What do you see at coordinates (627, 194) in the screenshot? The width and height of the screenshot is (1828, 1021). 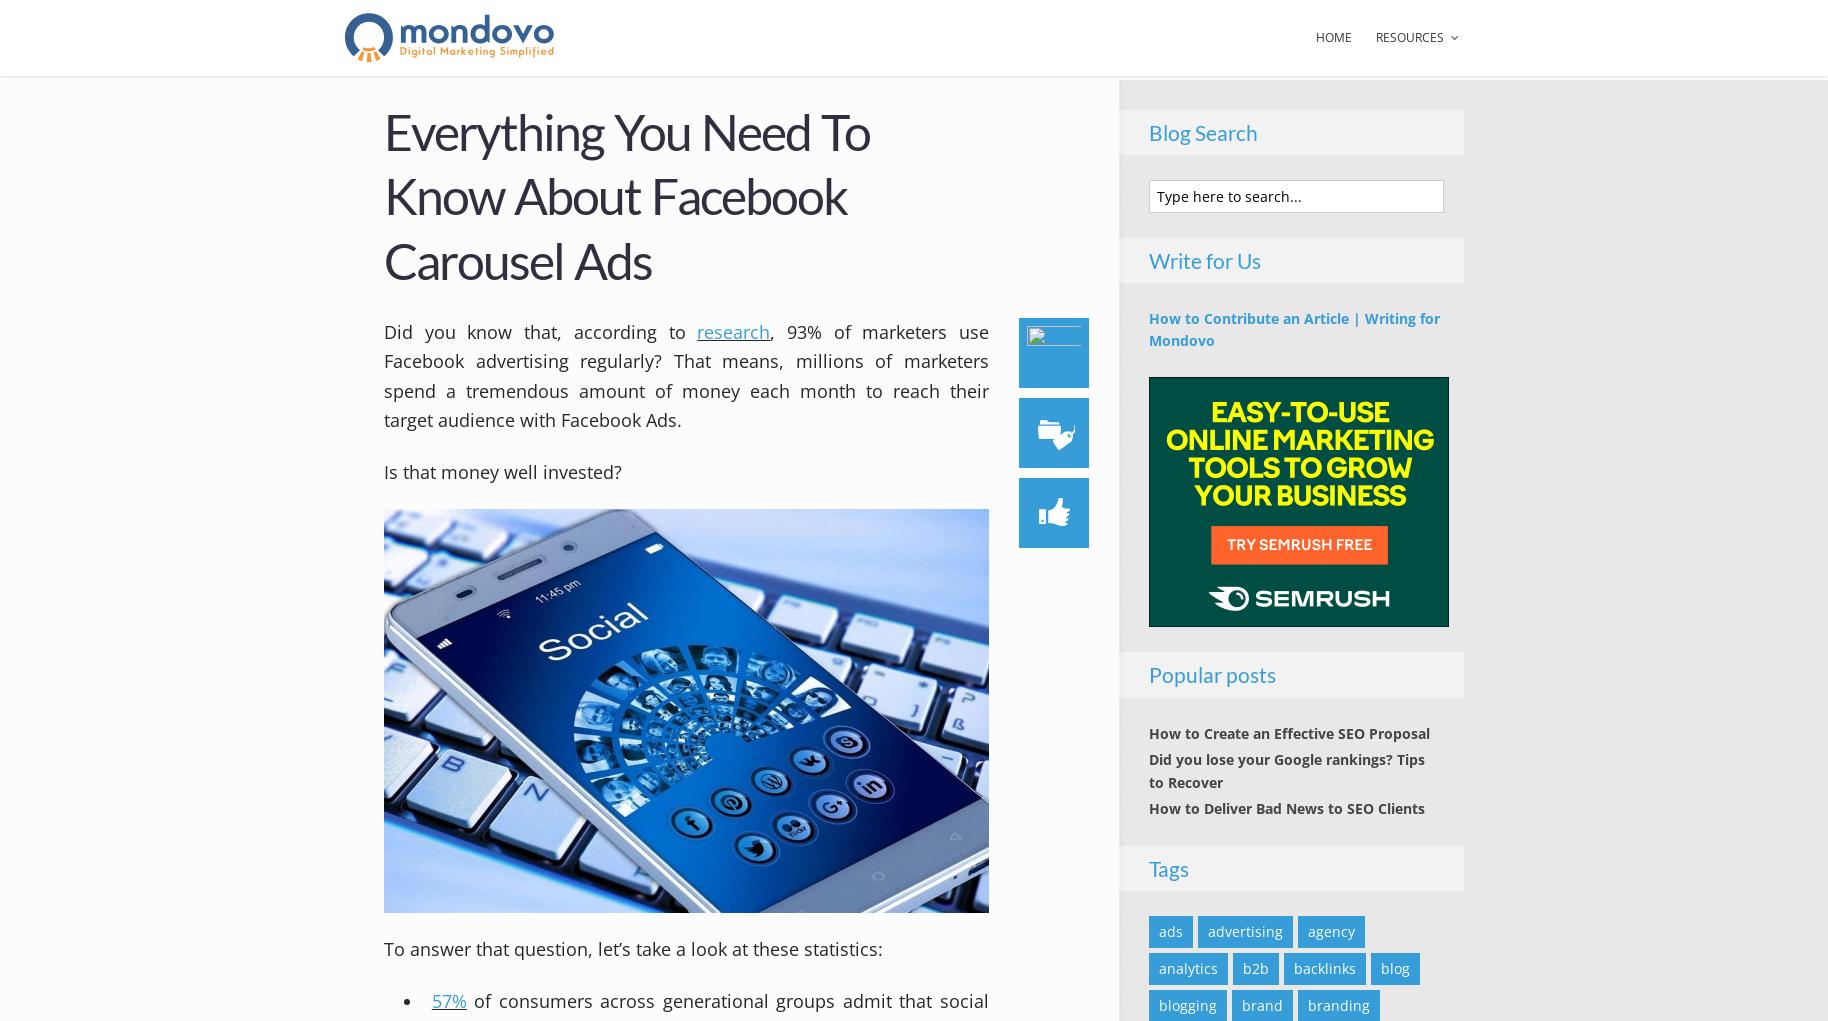 I see `'Everything You Need To Know About Facebook Carousel Ads'` at bounding box center [627, 194].